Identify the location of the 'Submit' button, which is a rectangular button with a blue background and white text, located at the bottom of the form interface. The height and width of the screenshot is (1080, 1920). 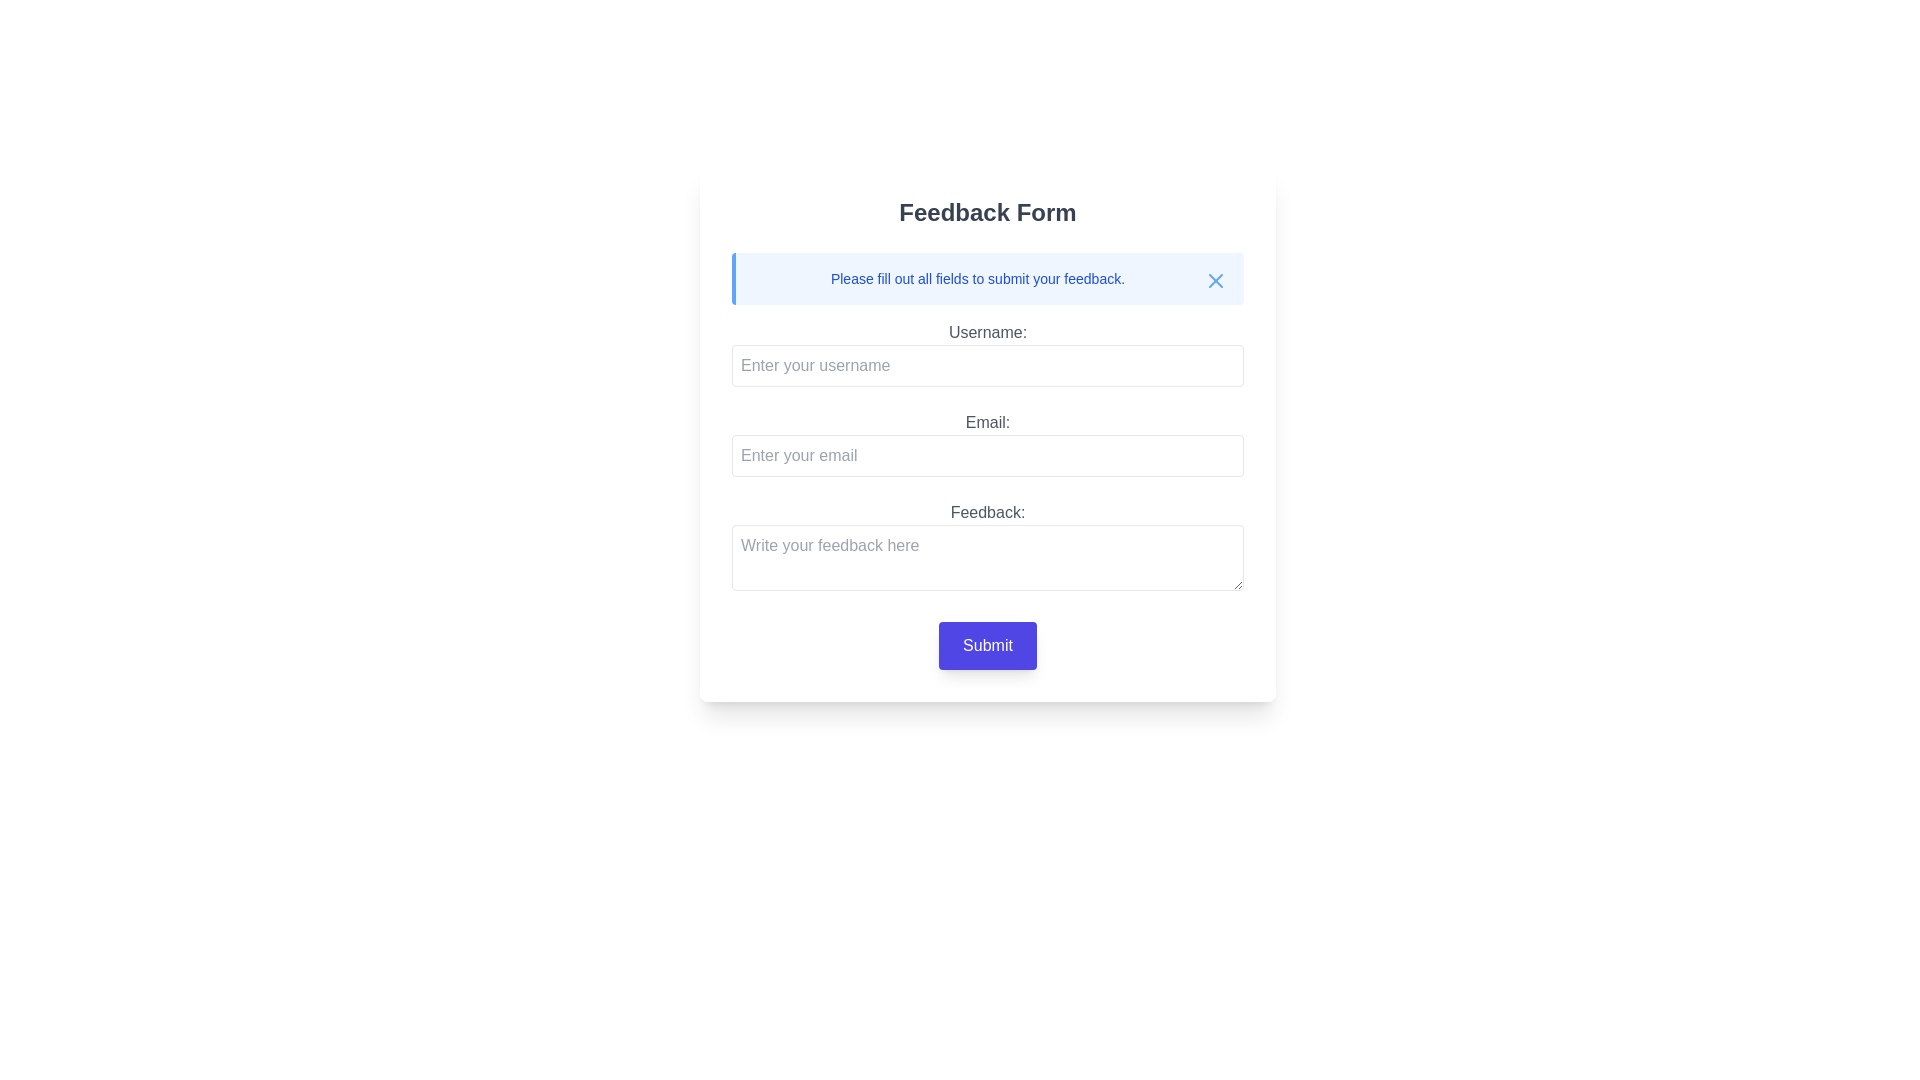
(988, 645).